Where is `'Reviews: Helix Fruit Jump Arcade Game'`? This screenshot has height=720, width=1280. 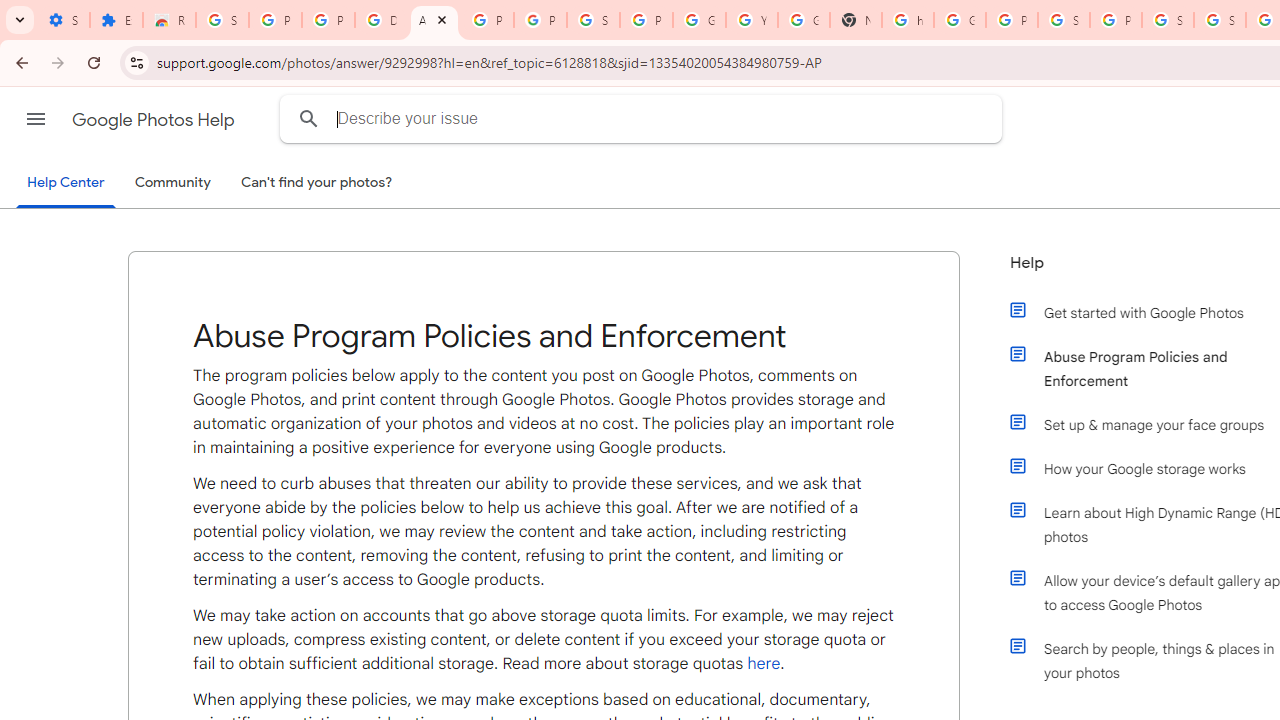
'Reviews: Helix Fruit Jump Arcade Game' is located at coordinates (169, 20).